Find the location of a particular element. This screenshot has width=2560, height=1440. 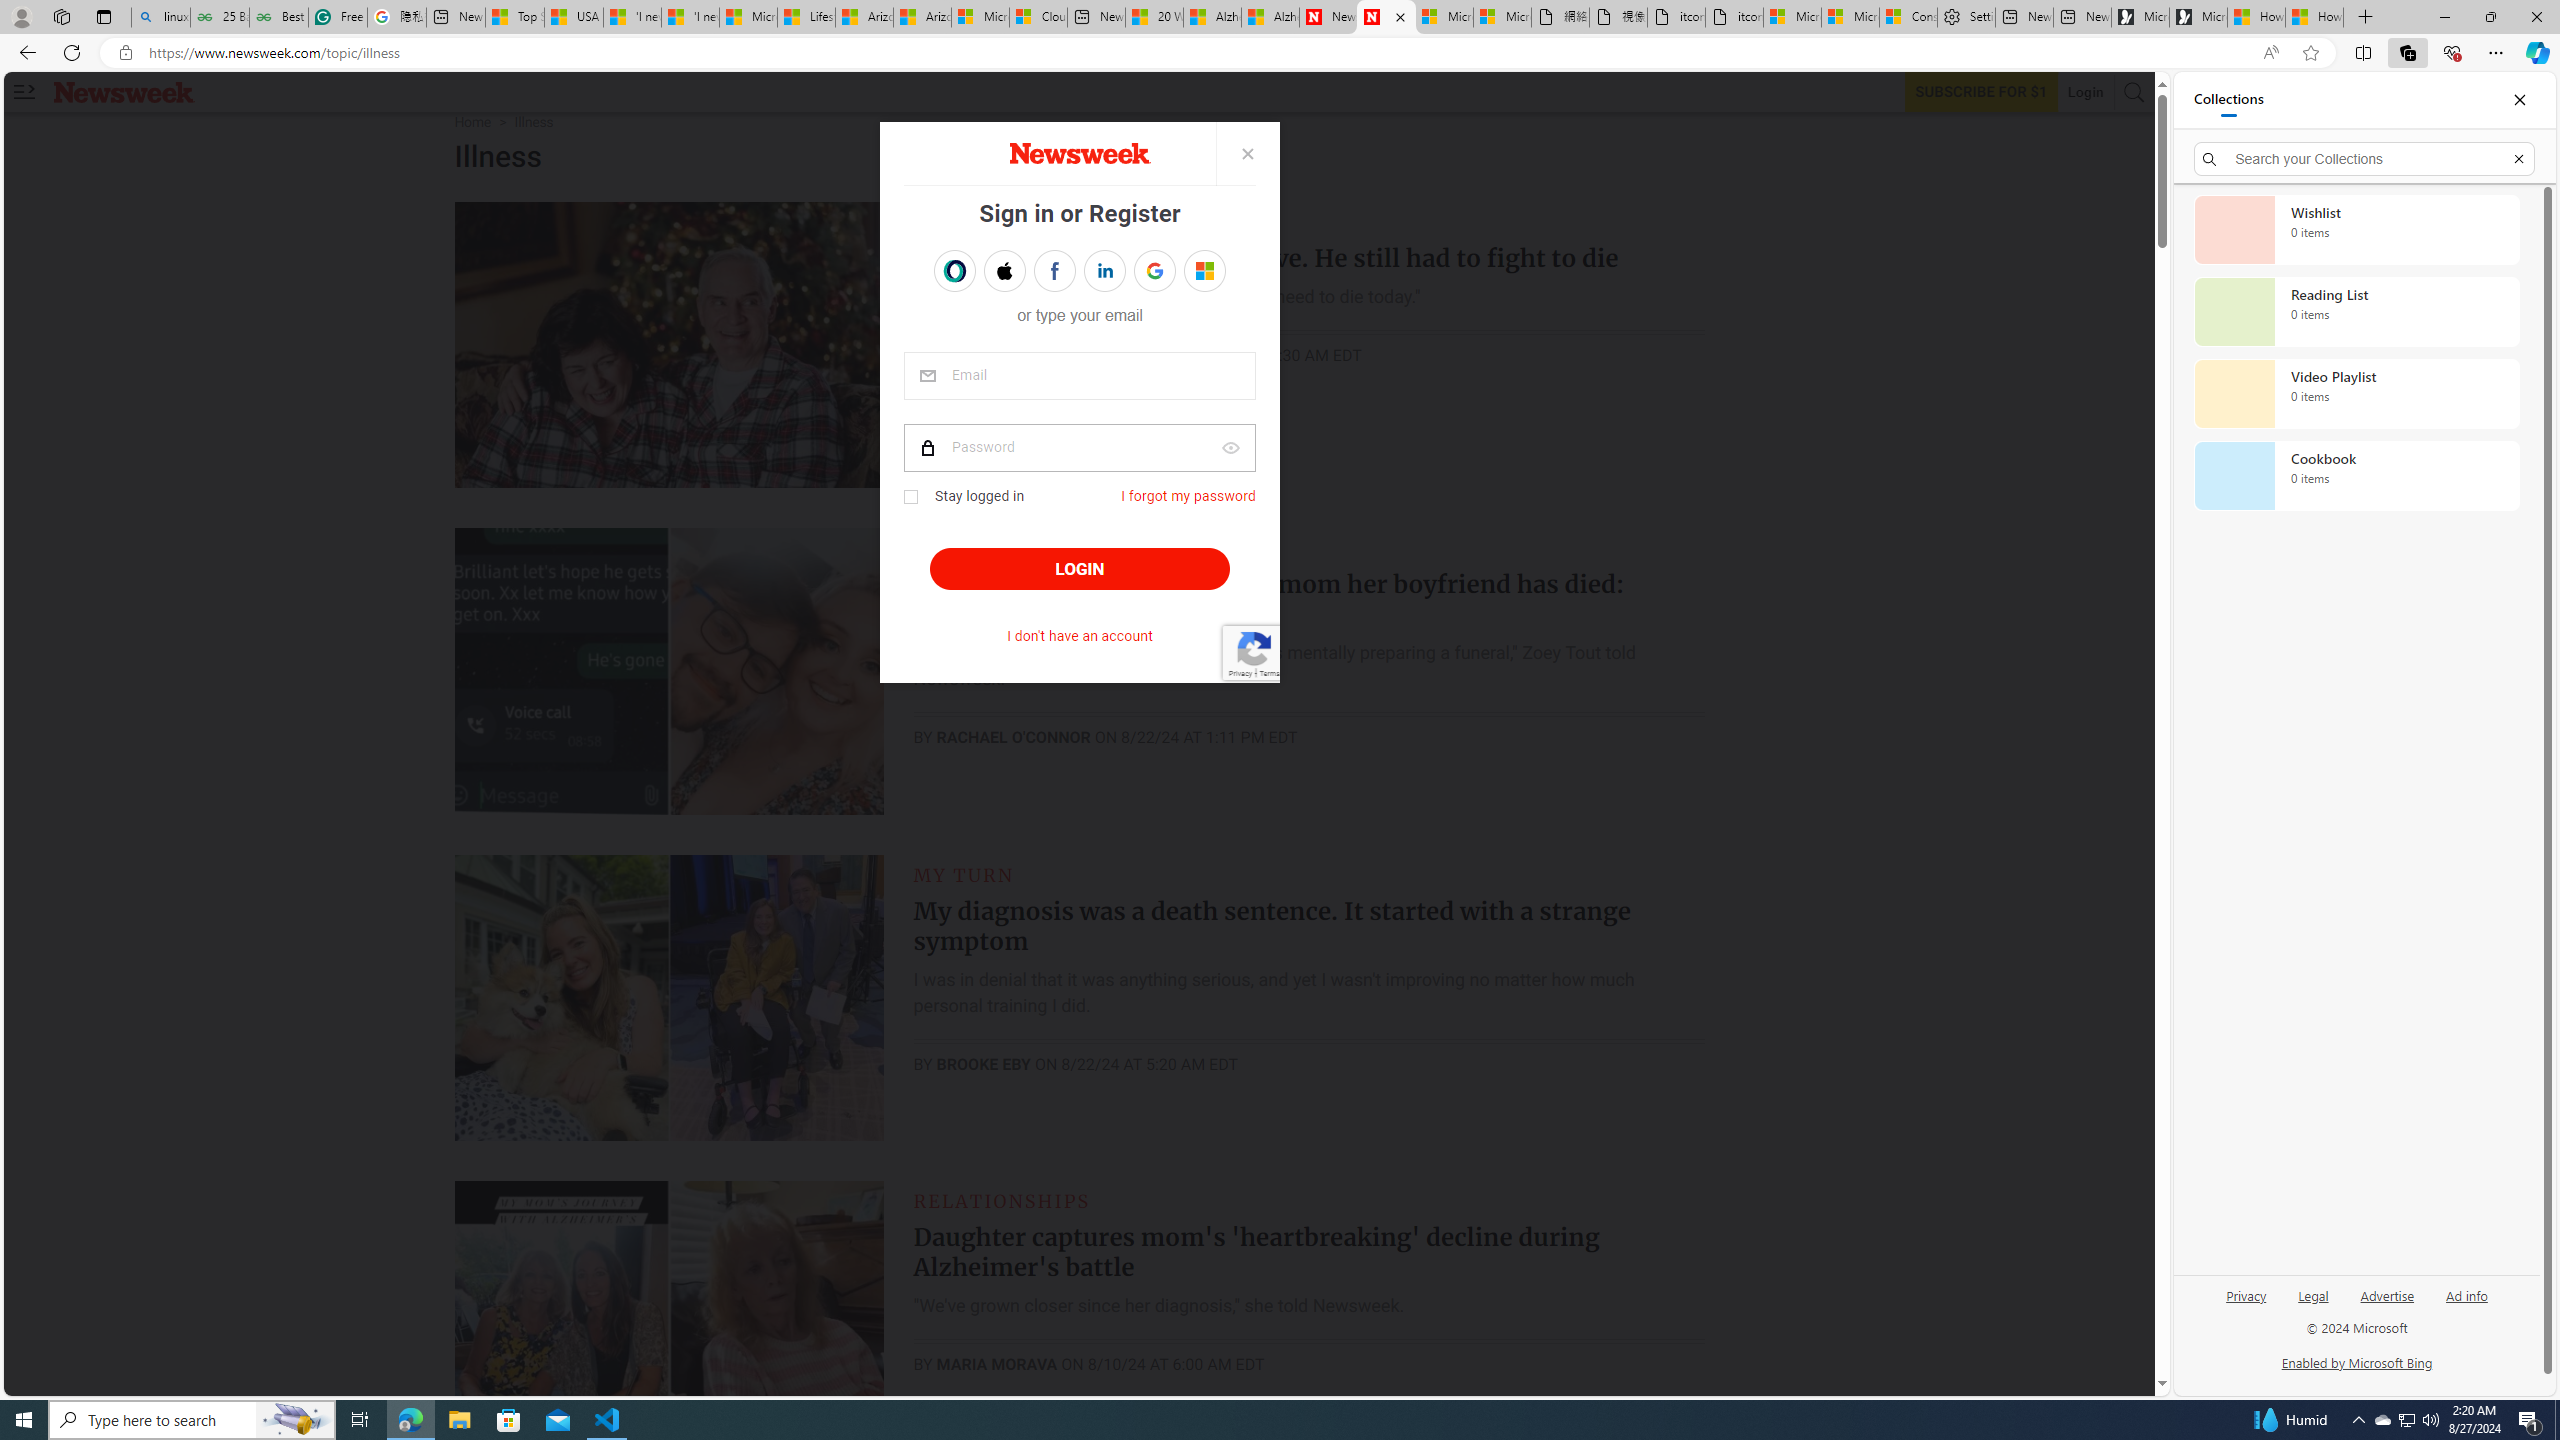

'Sign in with OPENPASS' is located at coordinates (953, 271).